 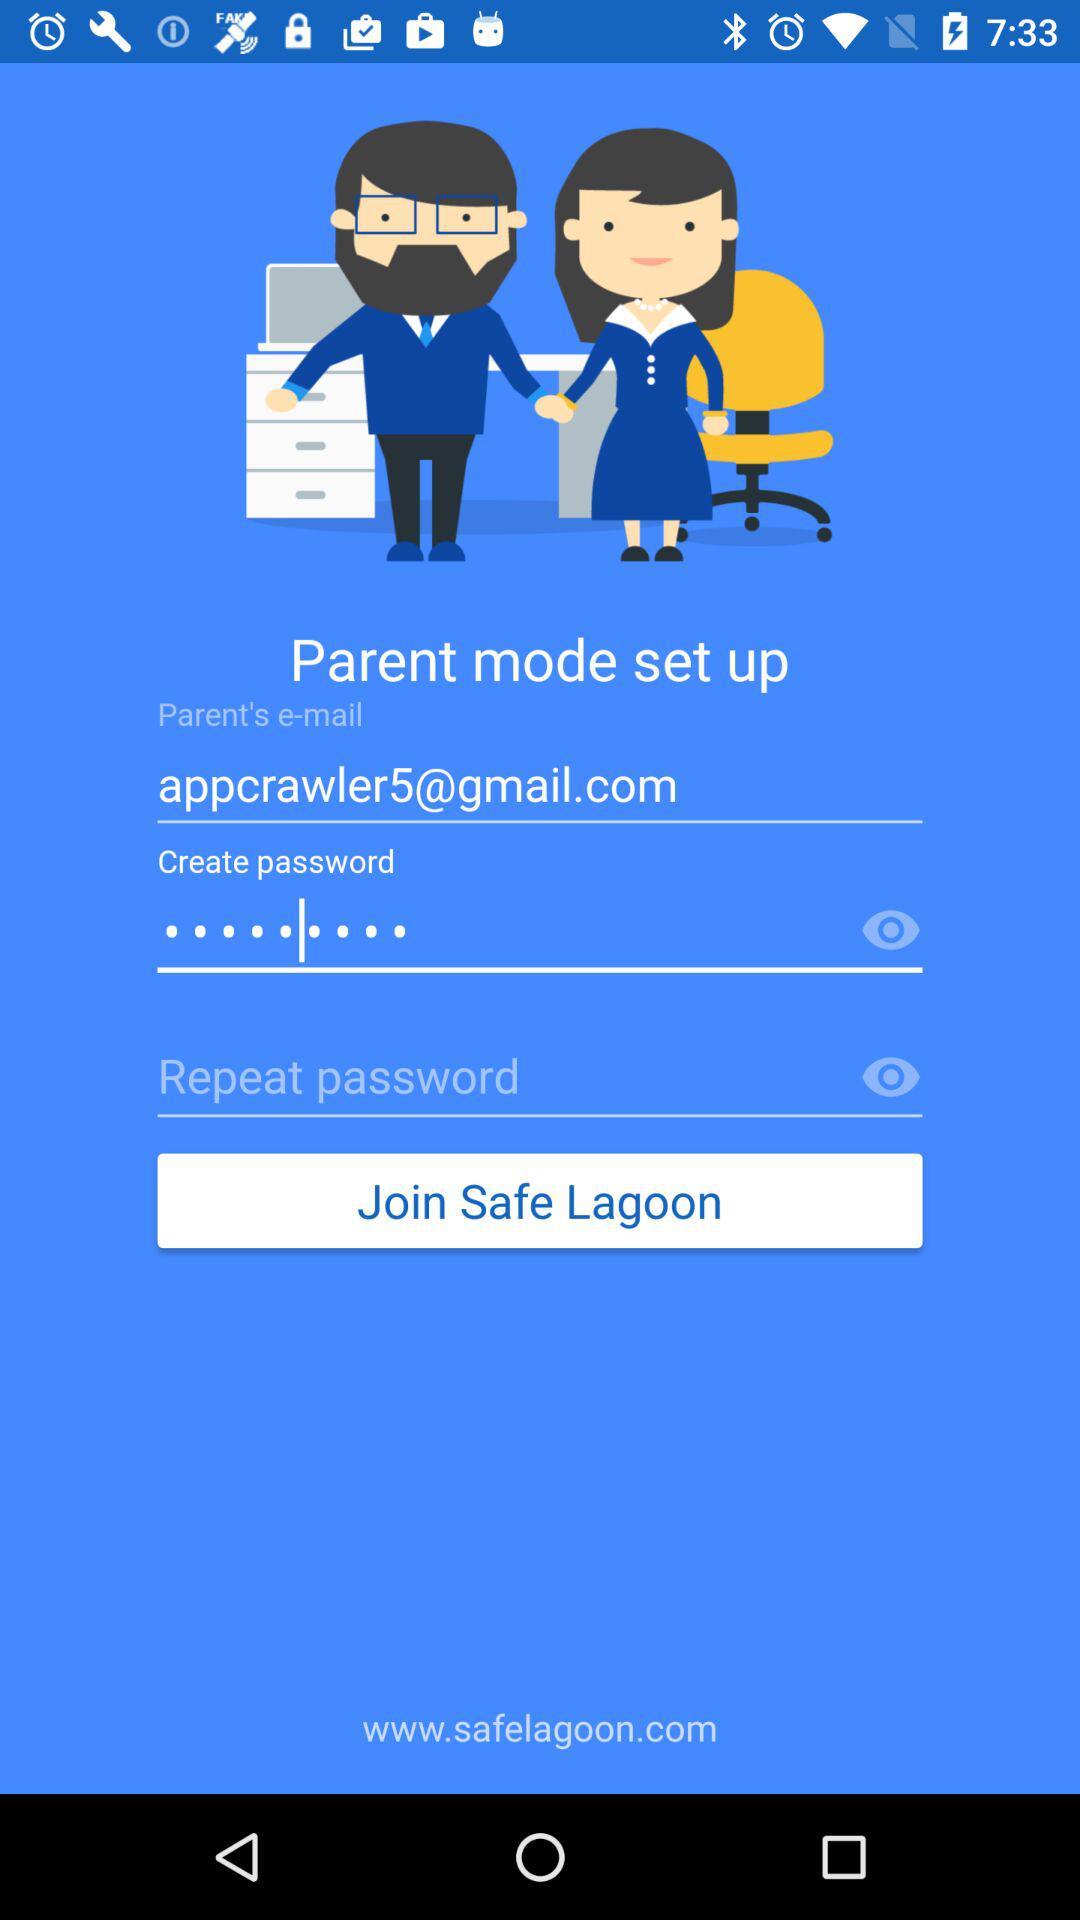 I want to click on password, so click(x=890, y=930).